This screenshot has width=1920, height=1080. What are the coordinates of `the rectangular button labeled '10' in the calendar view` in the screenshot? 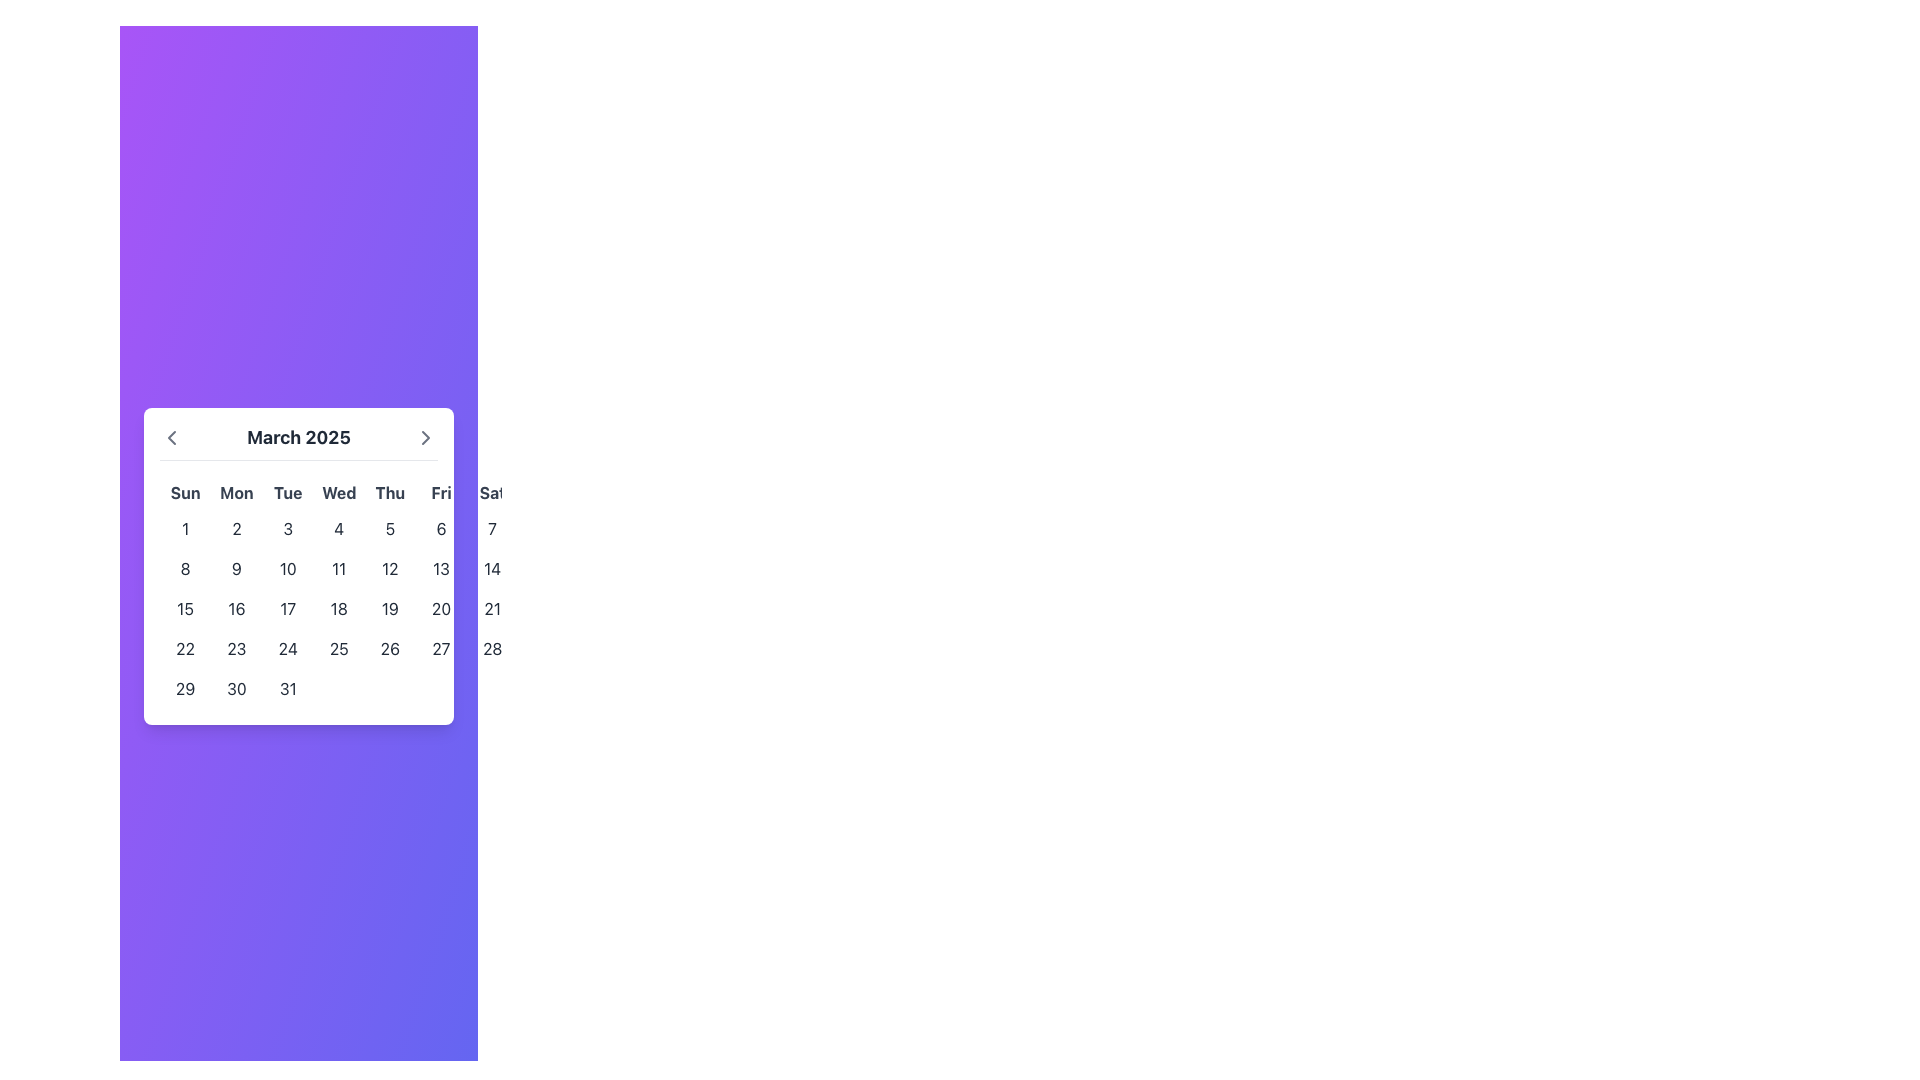 It's located at (287, 568).